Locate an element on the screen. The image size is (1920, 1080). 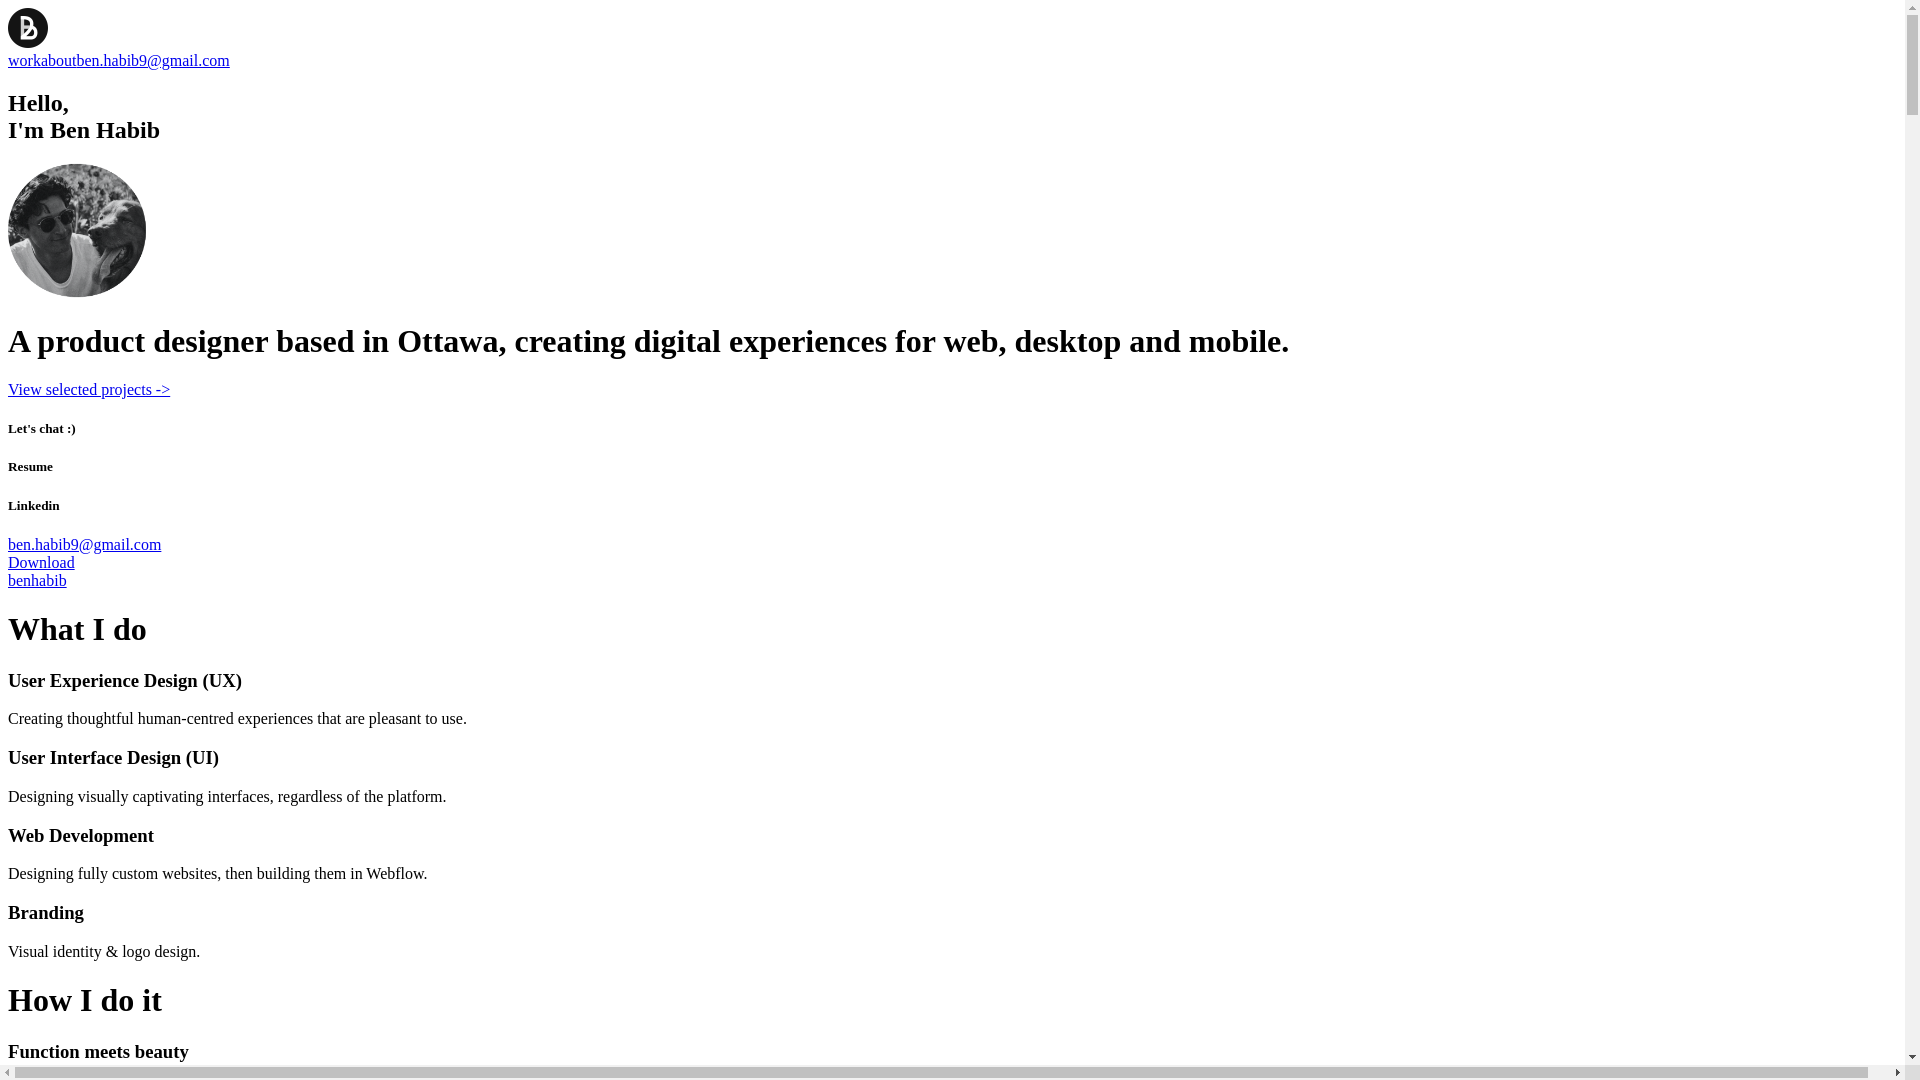
'work' is located at coordinates (24, 59).